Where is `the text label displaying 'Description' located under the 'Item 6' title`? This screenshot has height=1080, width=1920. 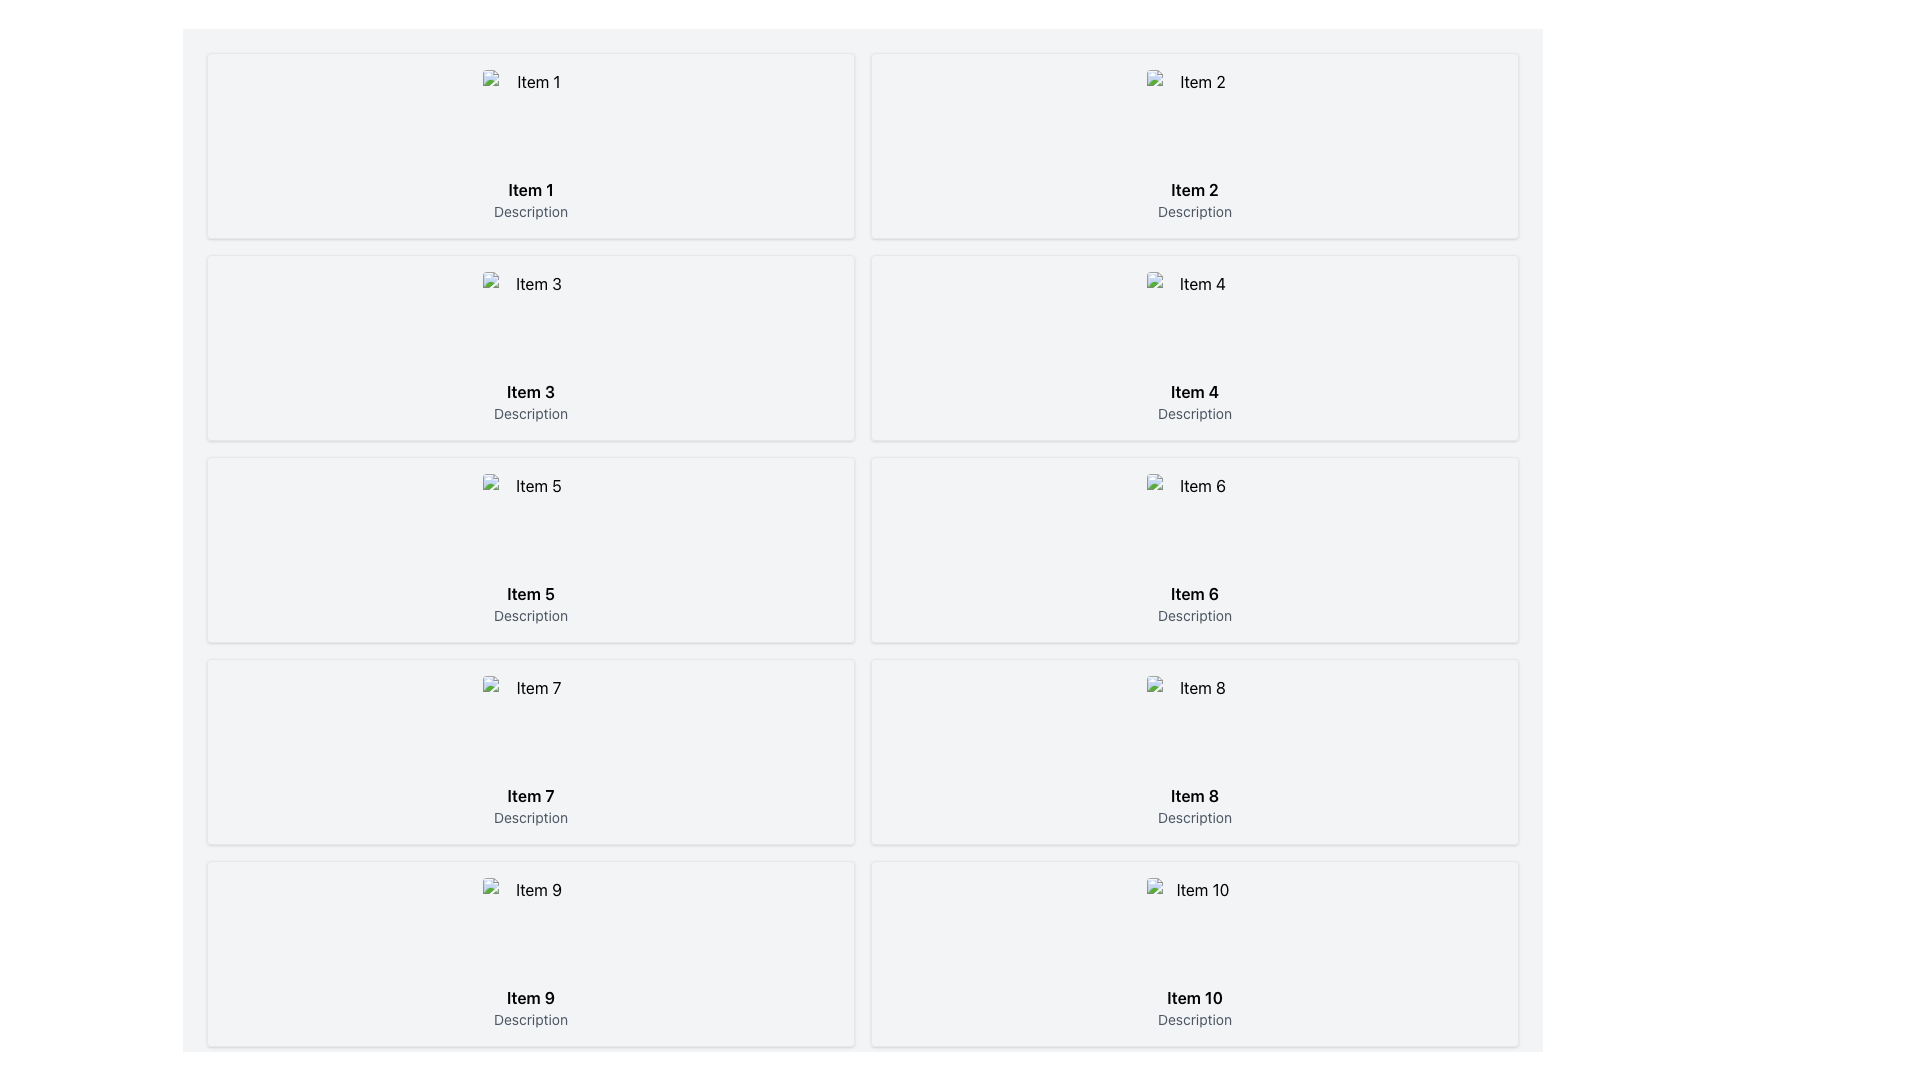 the text label displaying 'Description' located under the 'Item 6' title is located at coordinates (1195, 615).